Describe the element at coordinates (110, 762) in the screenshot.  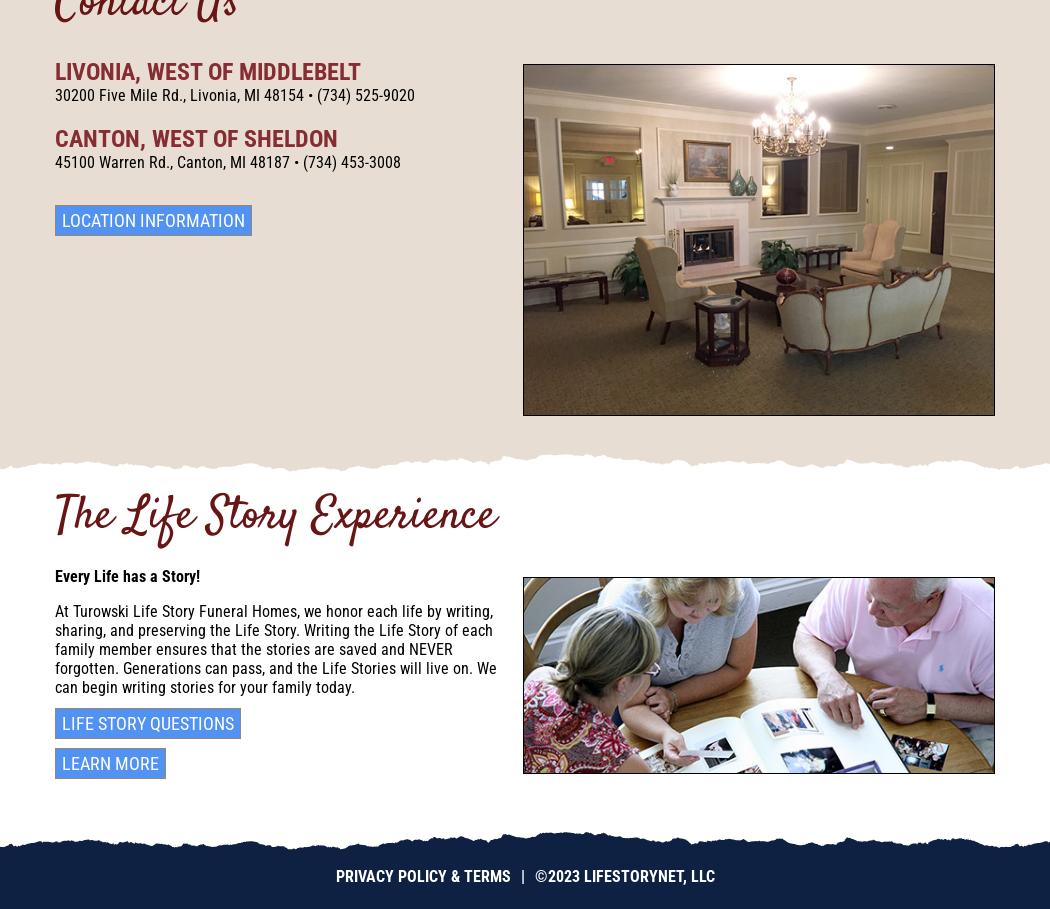
I see `'Learn More'` at that location.